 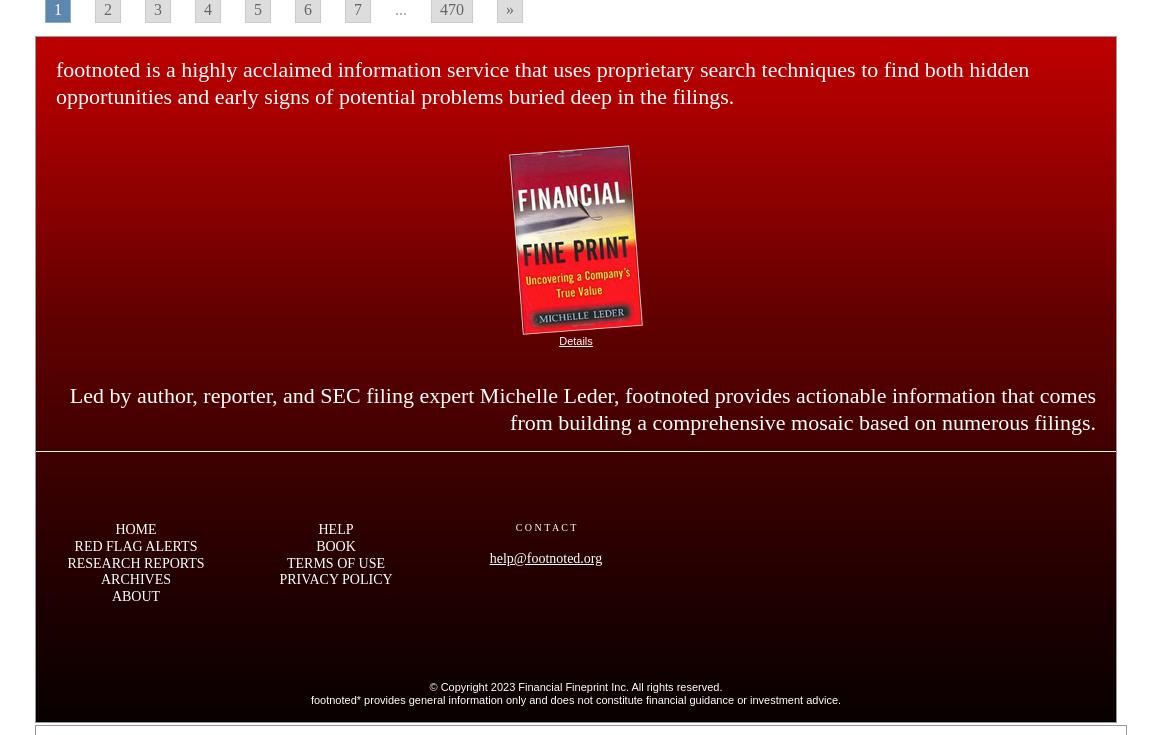 What do you see at coordinates (335, 528) in the screenshot?
I see `'HELP'` at bounding box center [335, 528].